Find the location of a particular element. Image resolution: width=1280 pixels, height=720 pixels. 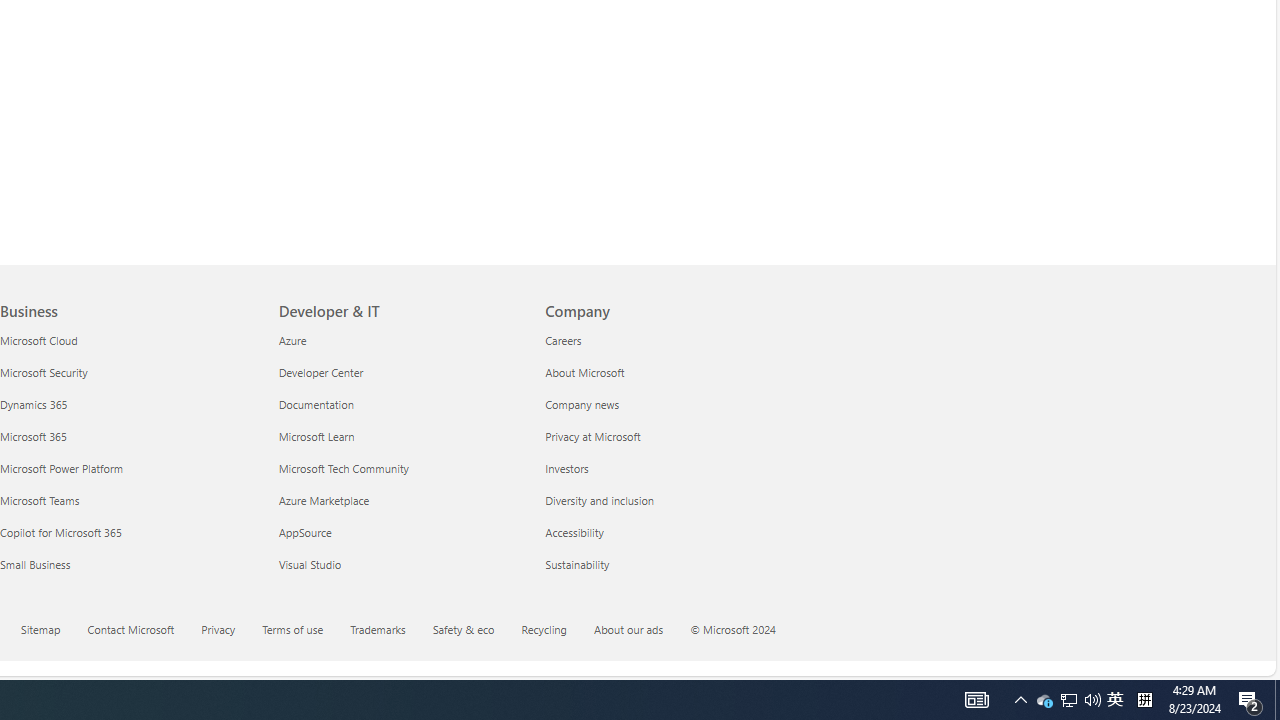

'Investors' is located at coordinates (666, 468).